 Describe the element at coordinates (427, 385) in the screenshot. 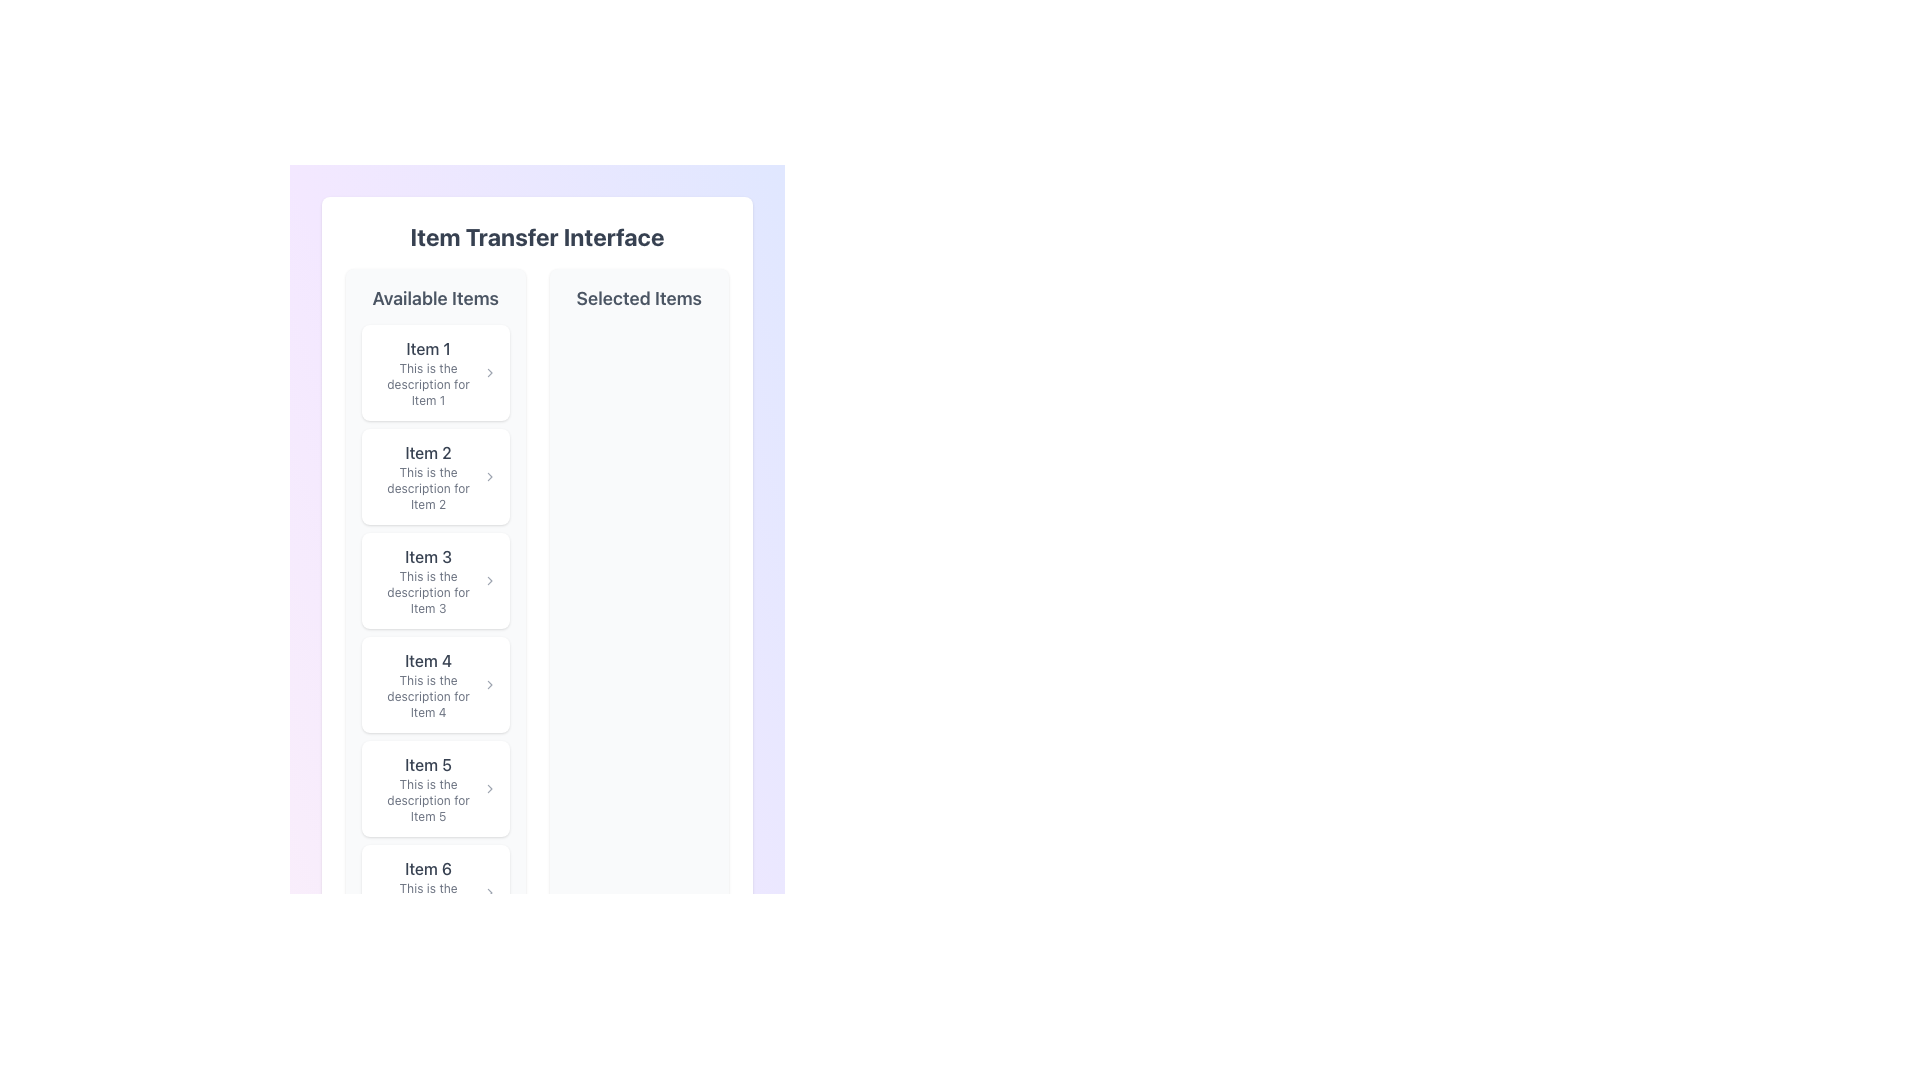

I see `the text label that reads 'This is the description for Item 1' located in the 'Available Items' section to read the full text if truncated` at that location.